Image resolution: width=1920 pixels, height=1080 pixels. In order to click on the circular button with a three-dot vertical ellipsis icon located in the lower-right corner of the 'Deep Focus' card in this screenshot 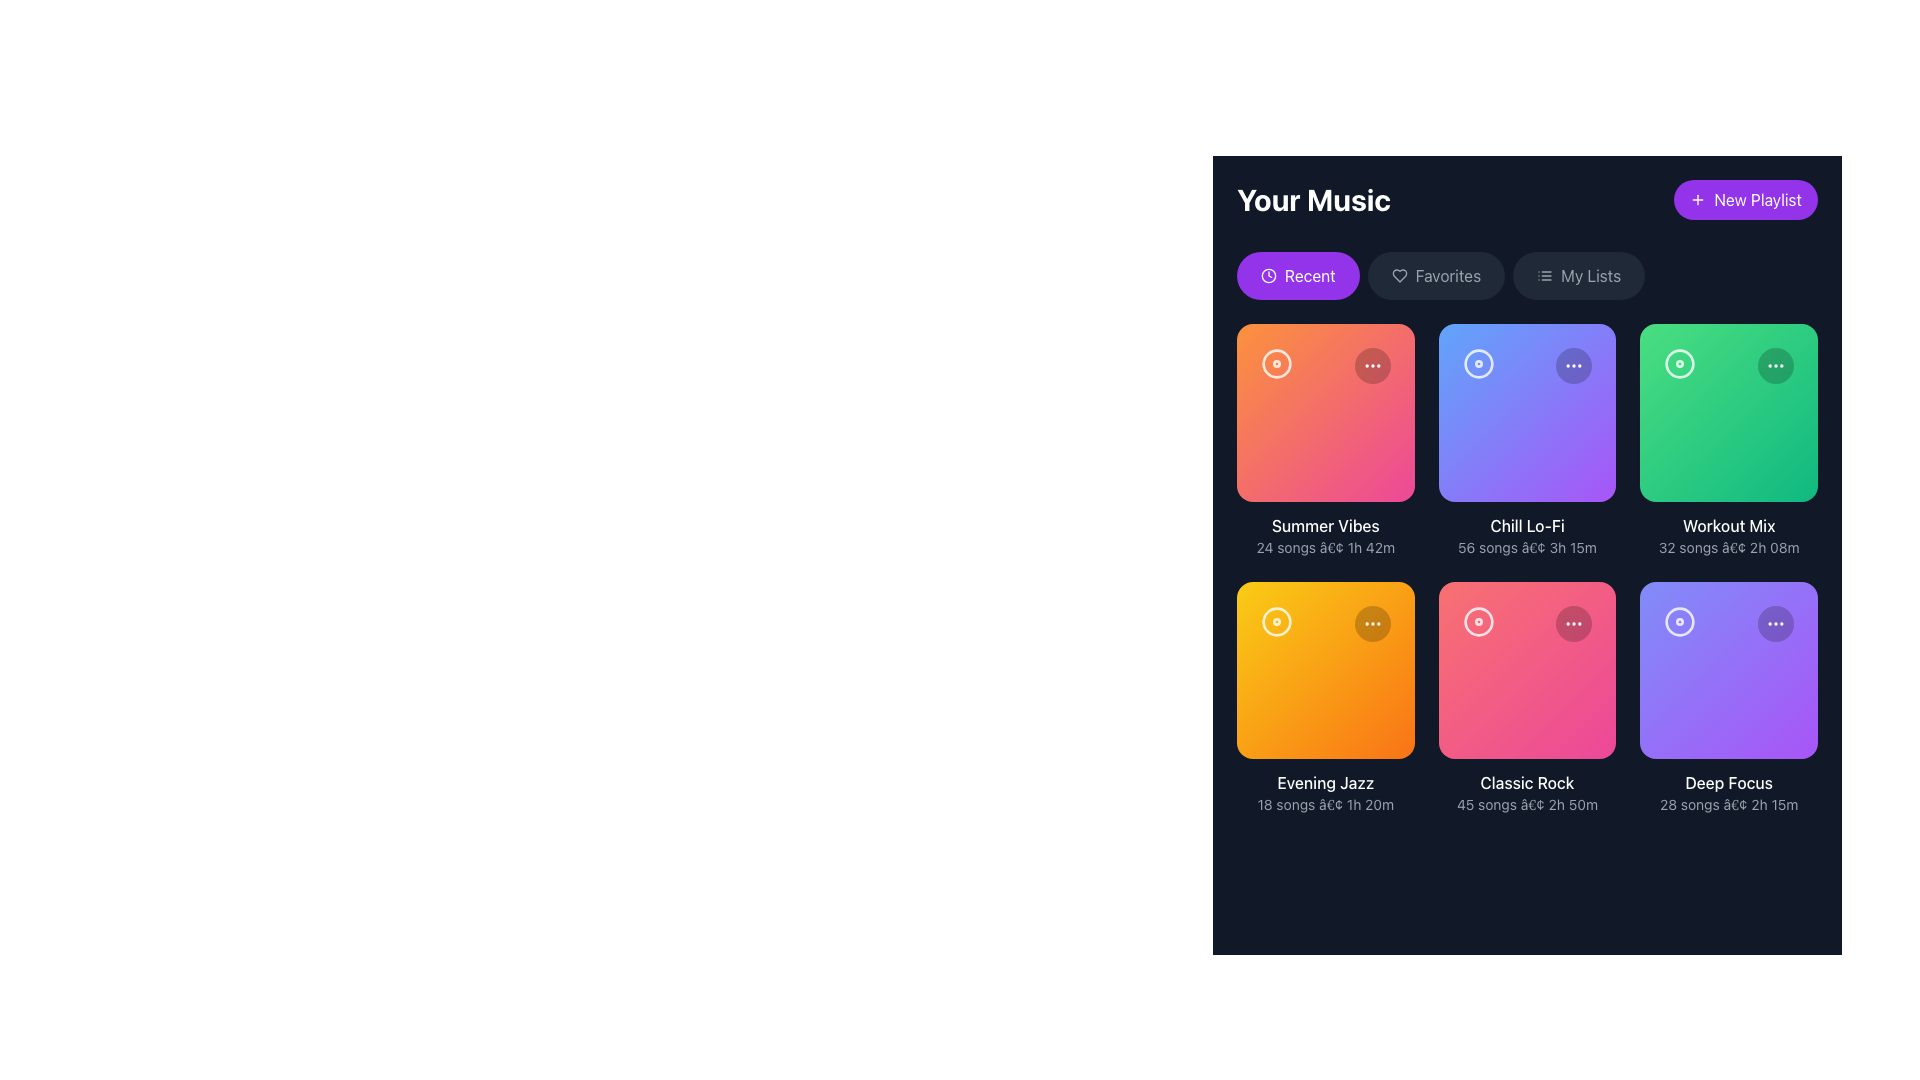, I will do `click(1776, 622)`.